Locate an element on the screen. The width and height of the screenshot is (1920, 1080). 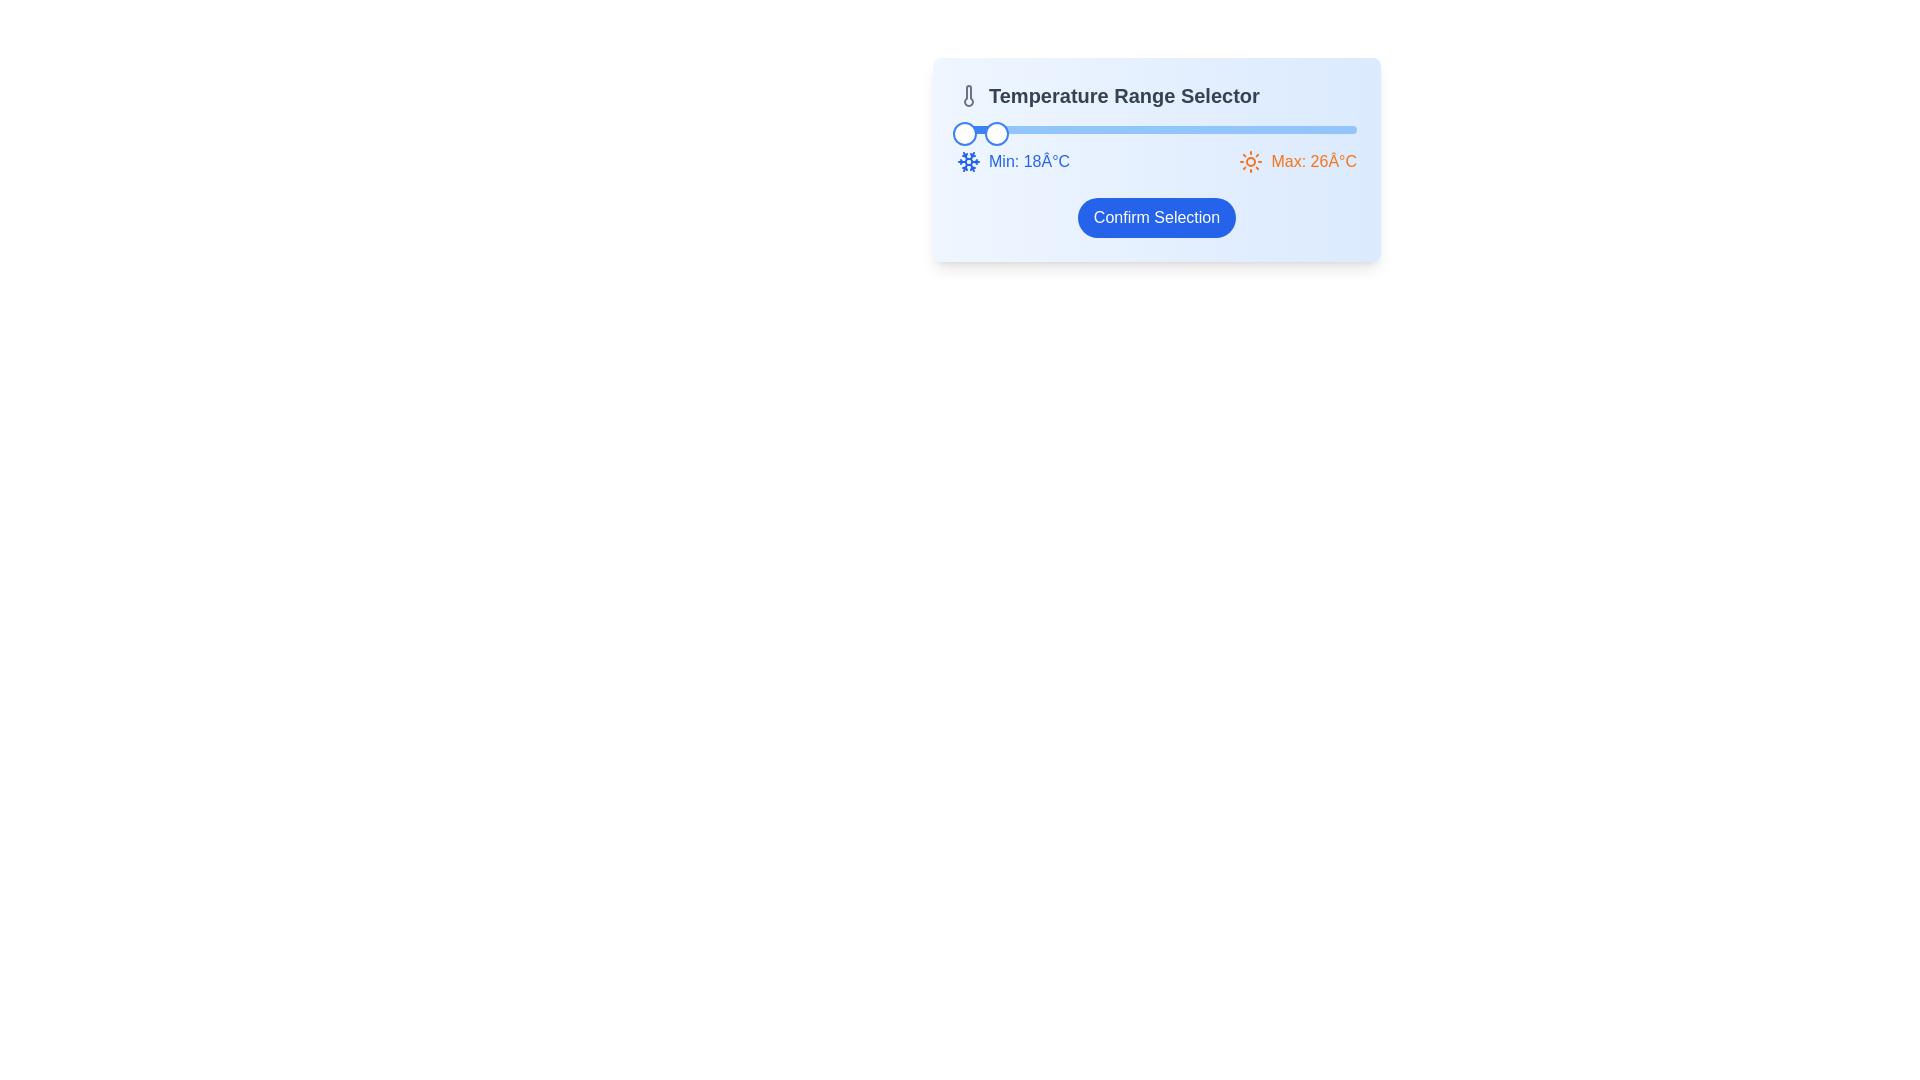
the left slider knob is located at coordinates (999, 134).